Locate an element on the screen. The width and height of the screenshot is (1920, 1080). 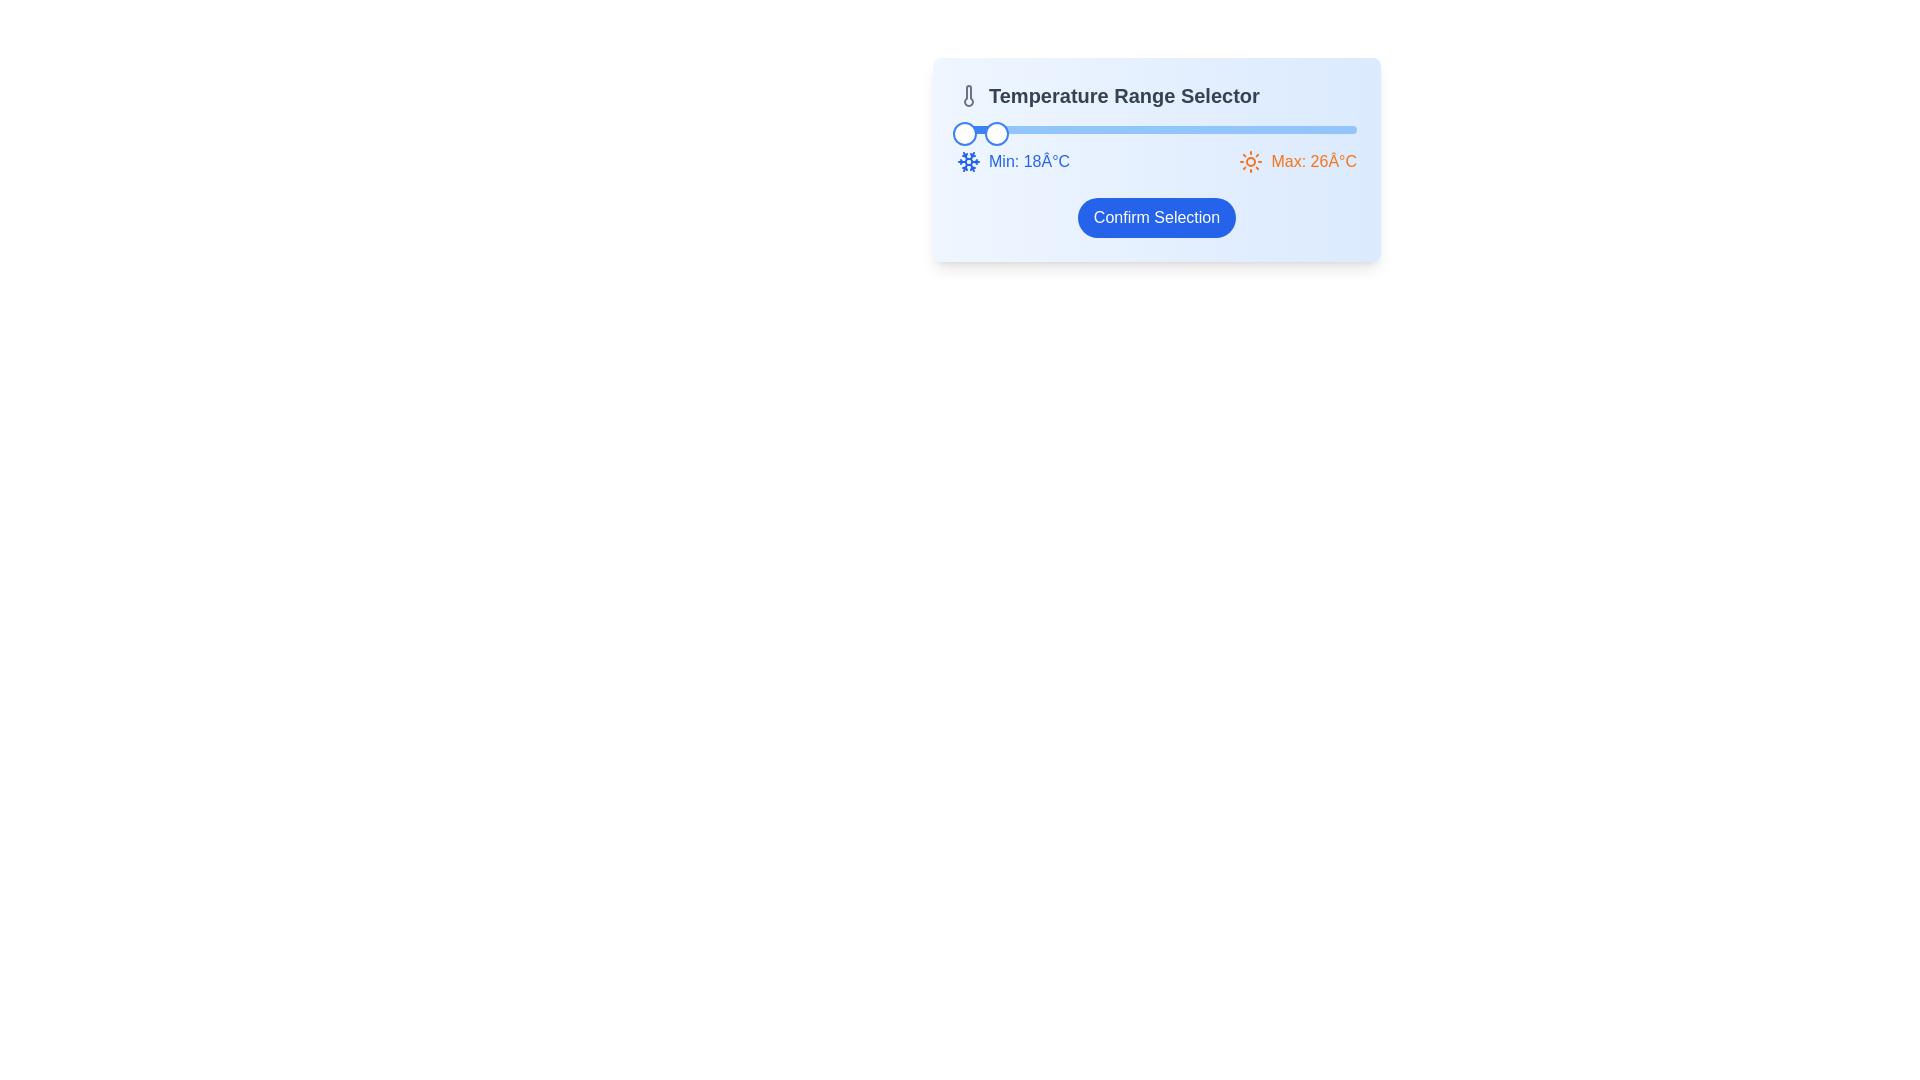
the left slider knob is located at coordinates (999, 134).